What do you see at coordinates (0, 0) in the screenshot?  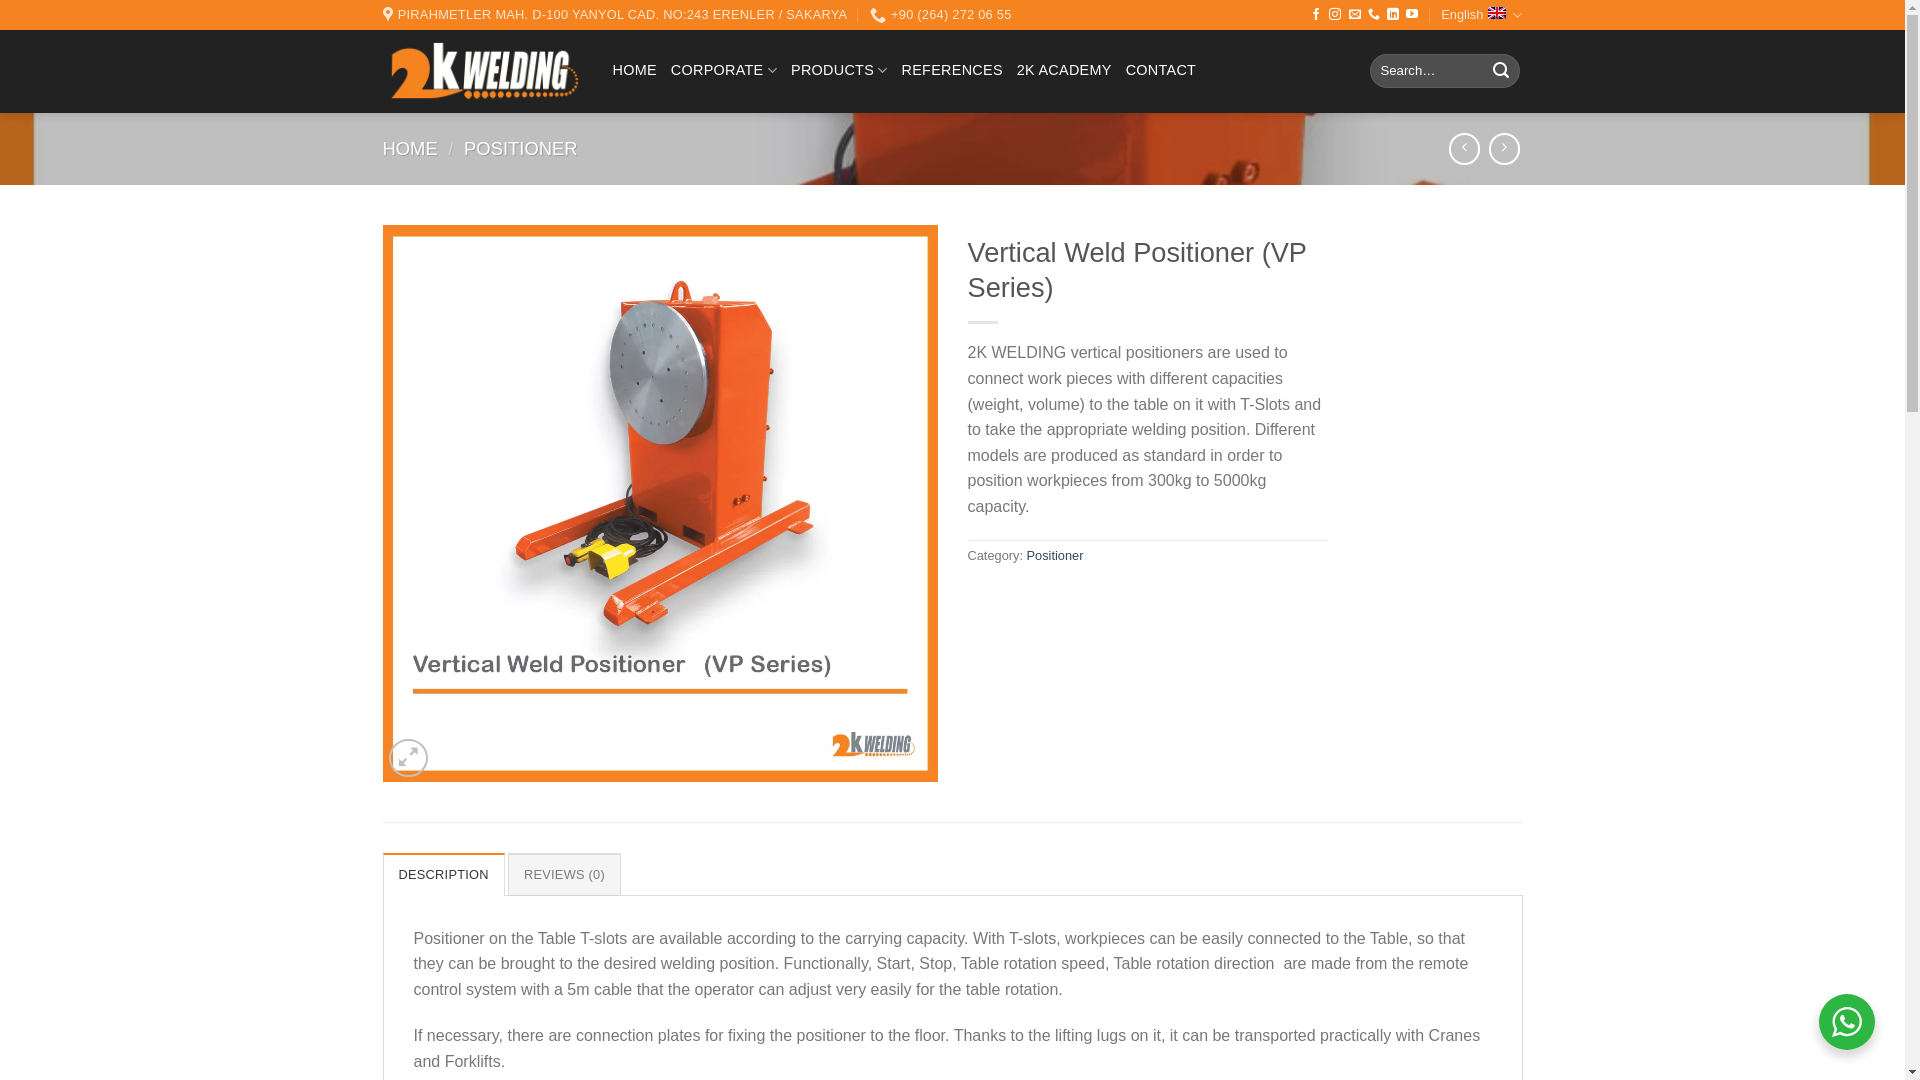 I see `'Skip to content'` at bounding box center [0, 0].